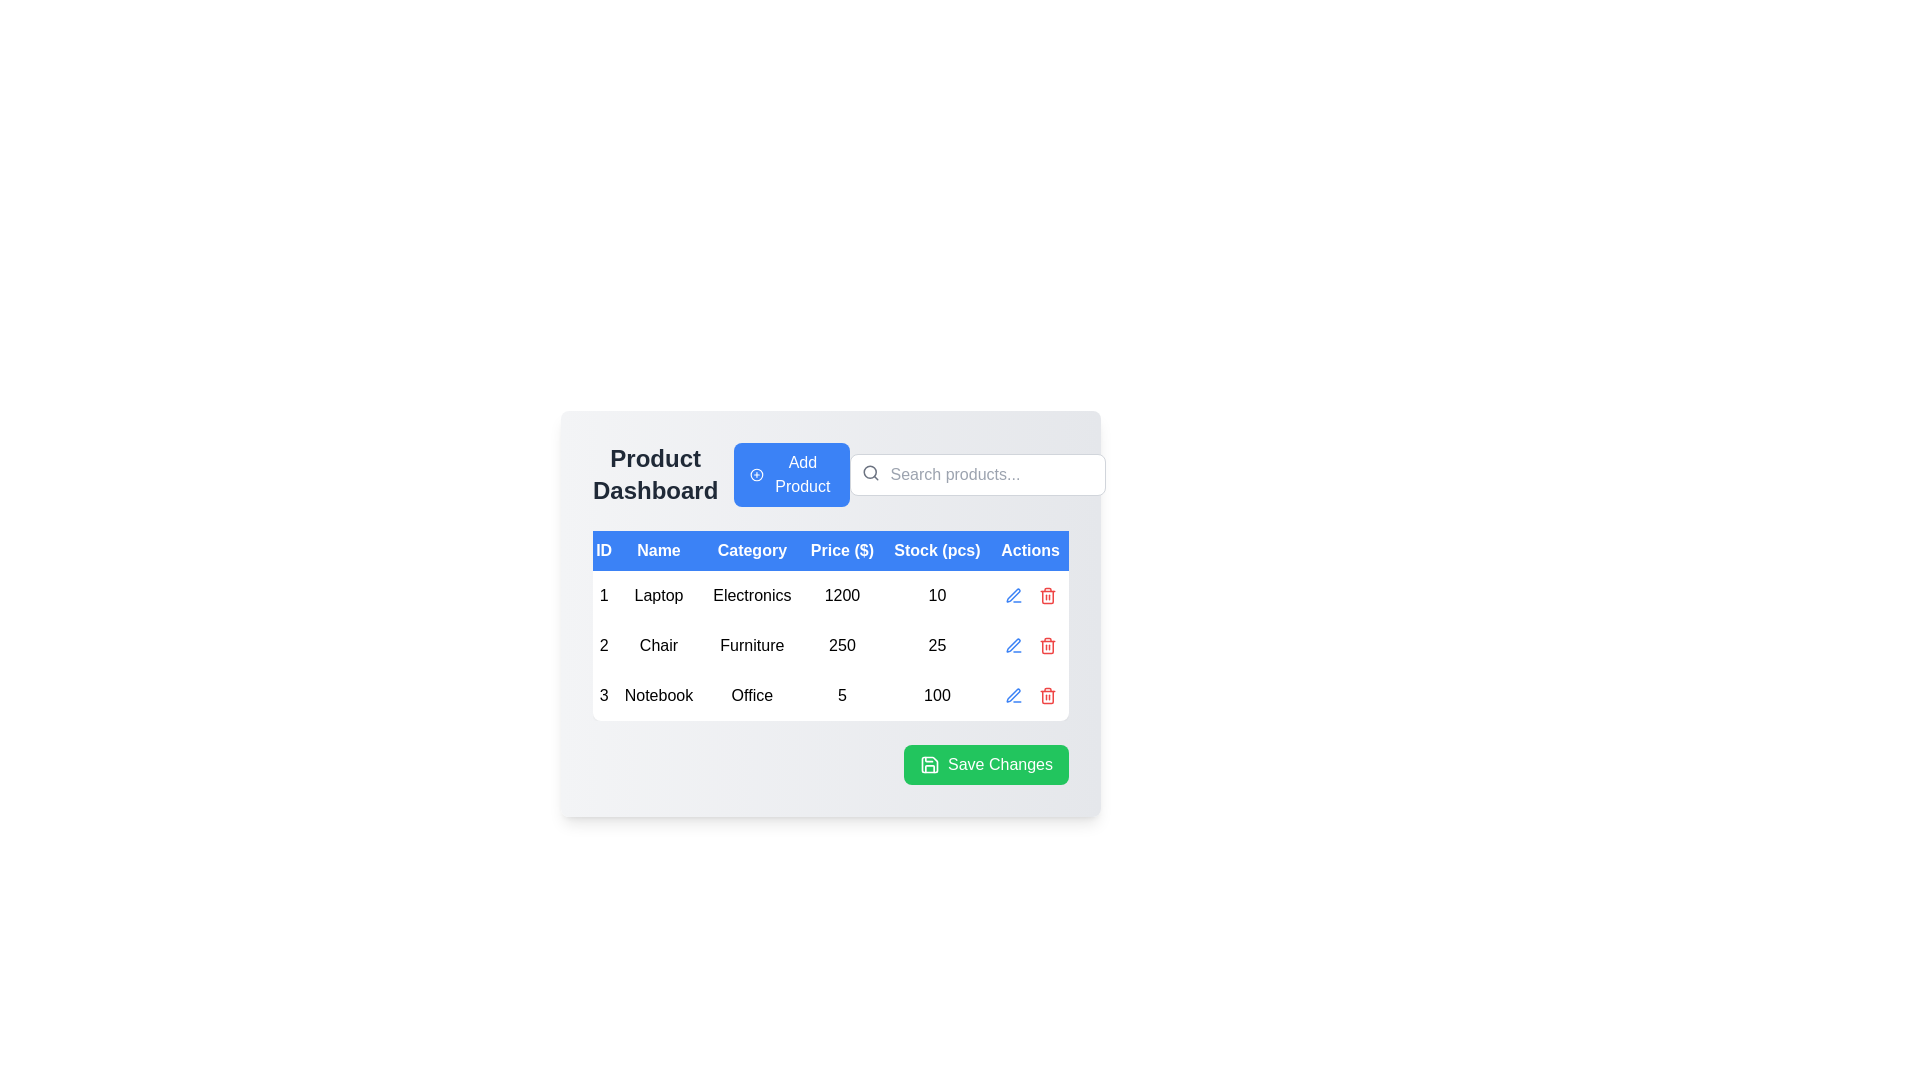 The width and height of the screenshot is (1920, 1080). Describe the element at coordinates (830, 624) in the screenshot. I see `the rows of the Data Table displaying product details on the Product Dashboard` at that location.